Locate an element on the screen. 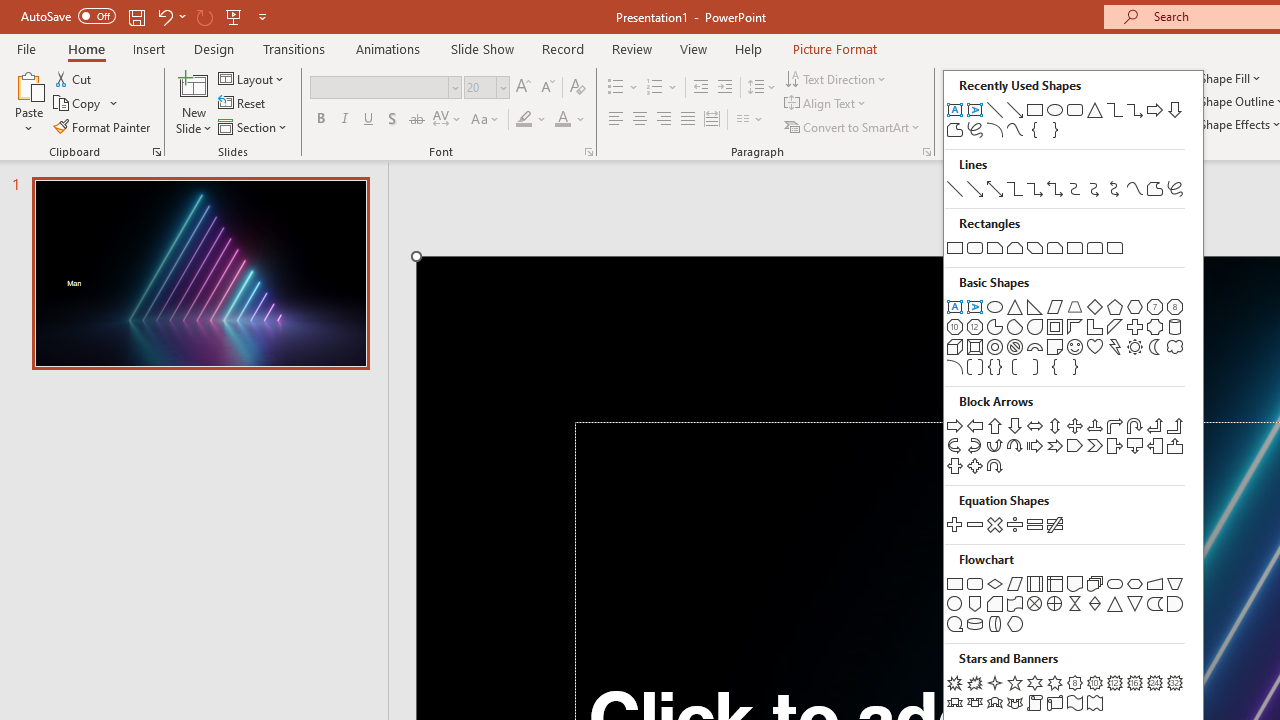 The width and height of the screenshot is (1280, 720). 'From Beginning' is located at coordinates (234, 16).